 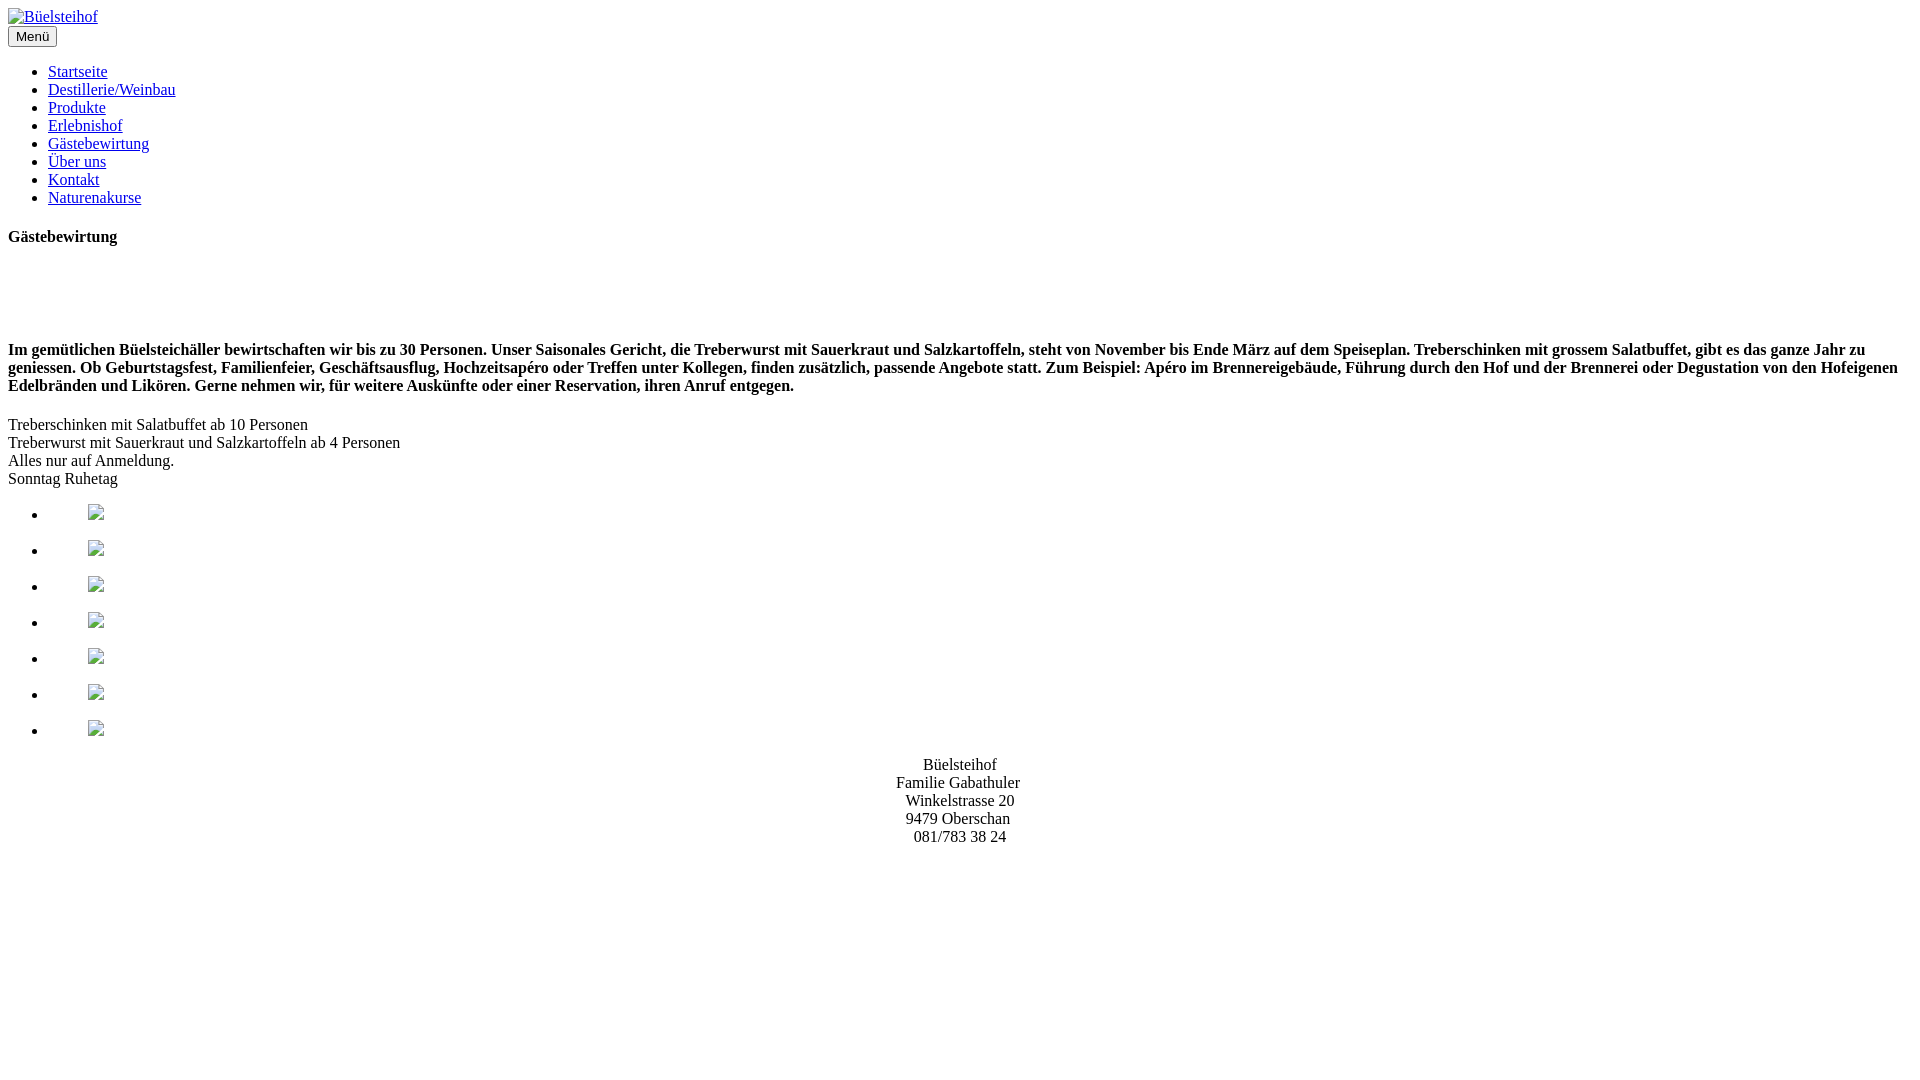 What do you see at coordinates (77, 70) in the screenshot?
I see `'Startseite'` at bounding box center [77, 70].